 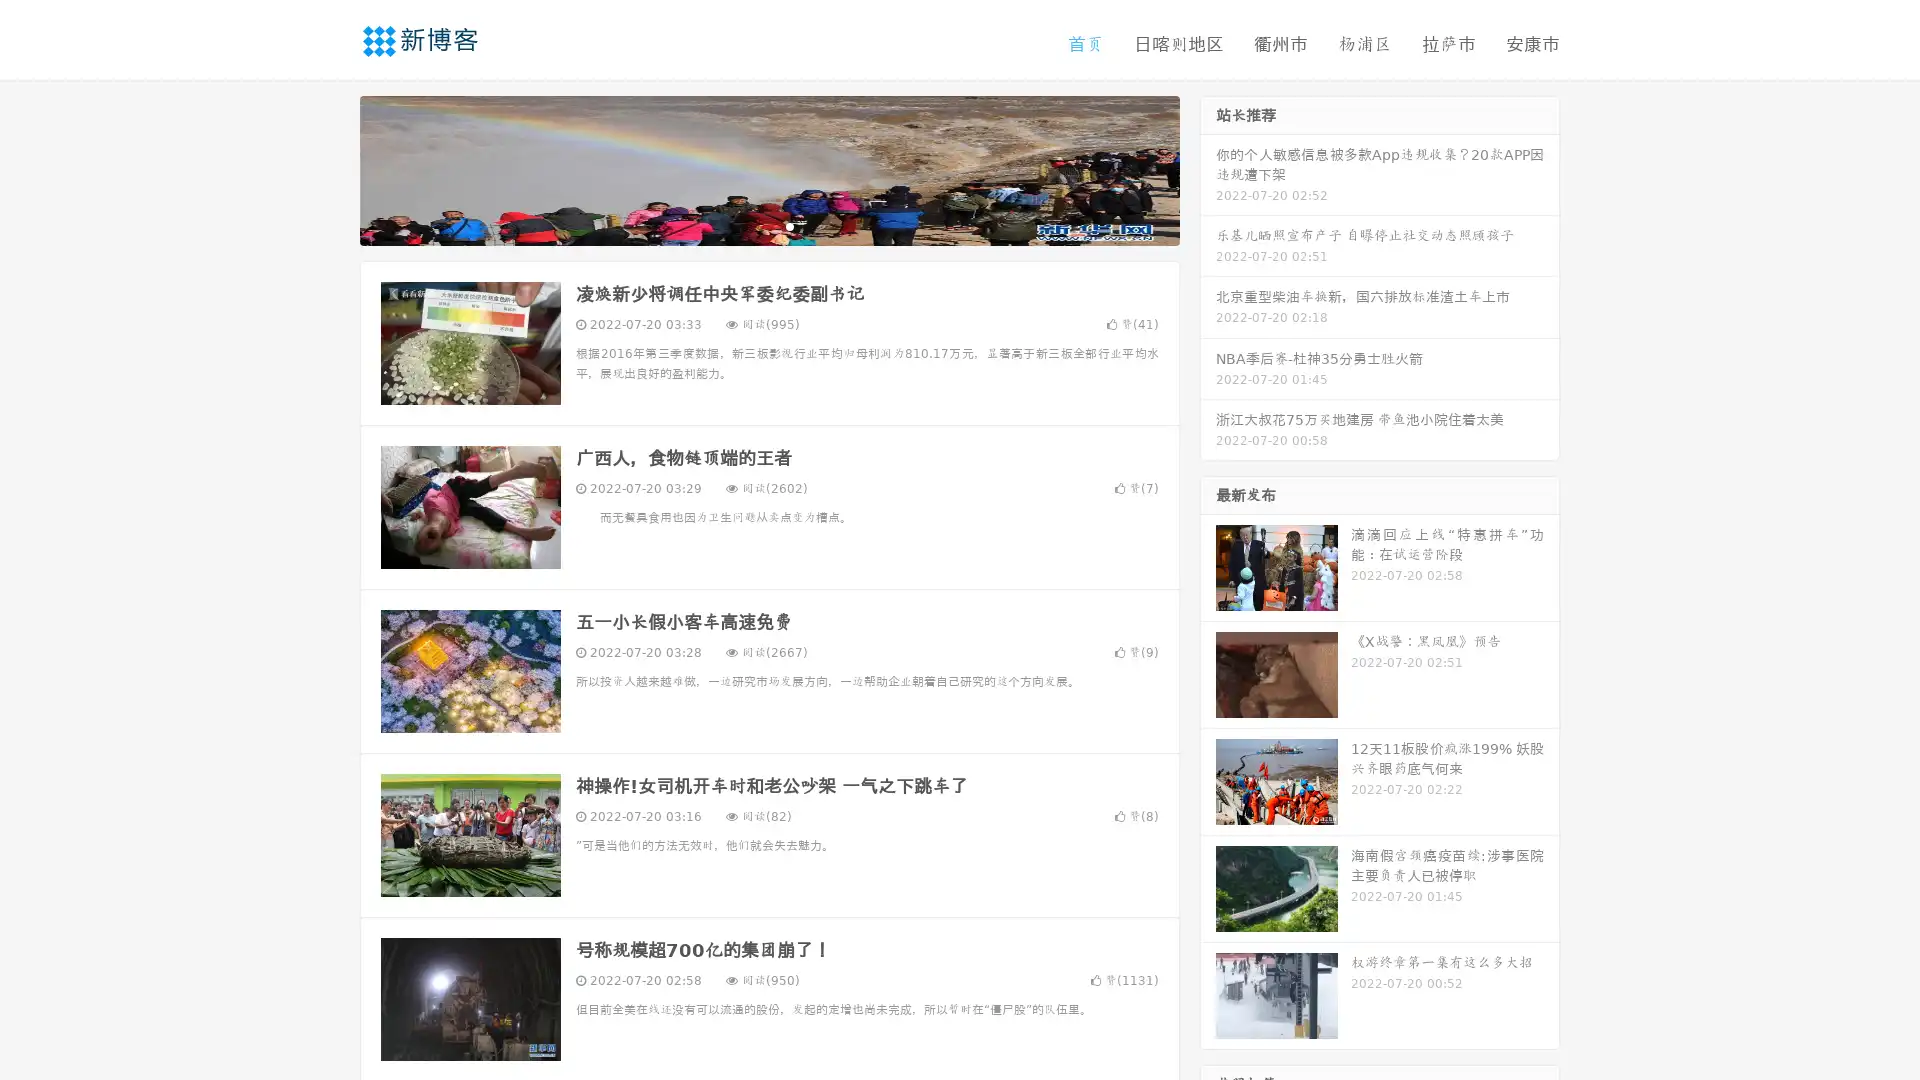 I want to click on Go to slide 3, so click(x=789, y=225).